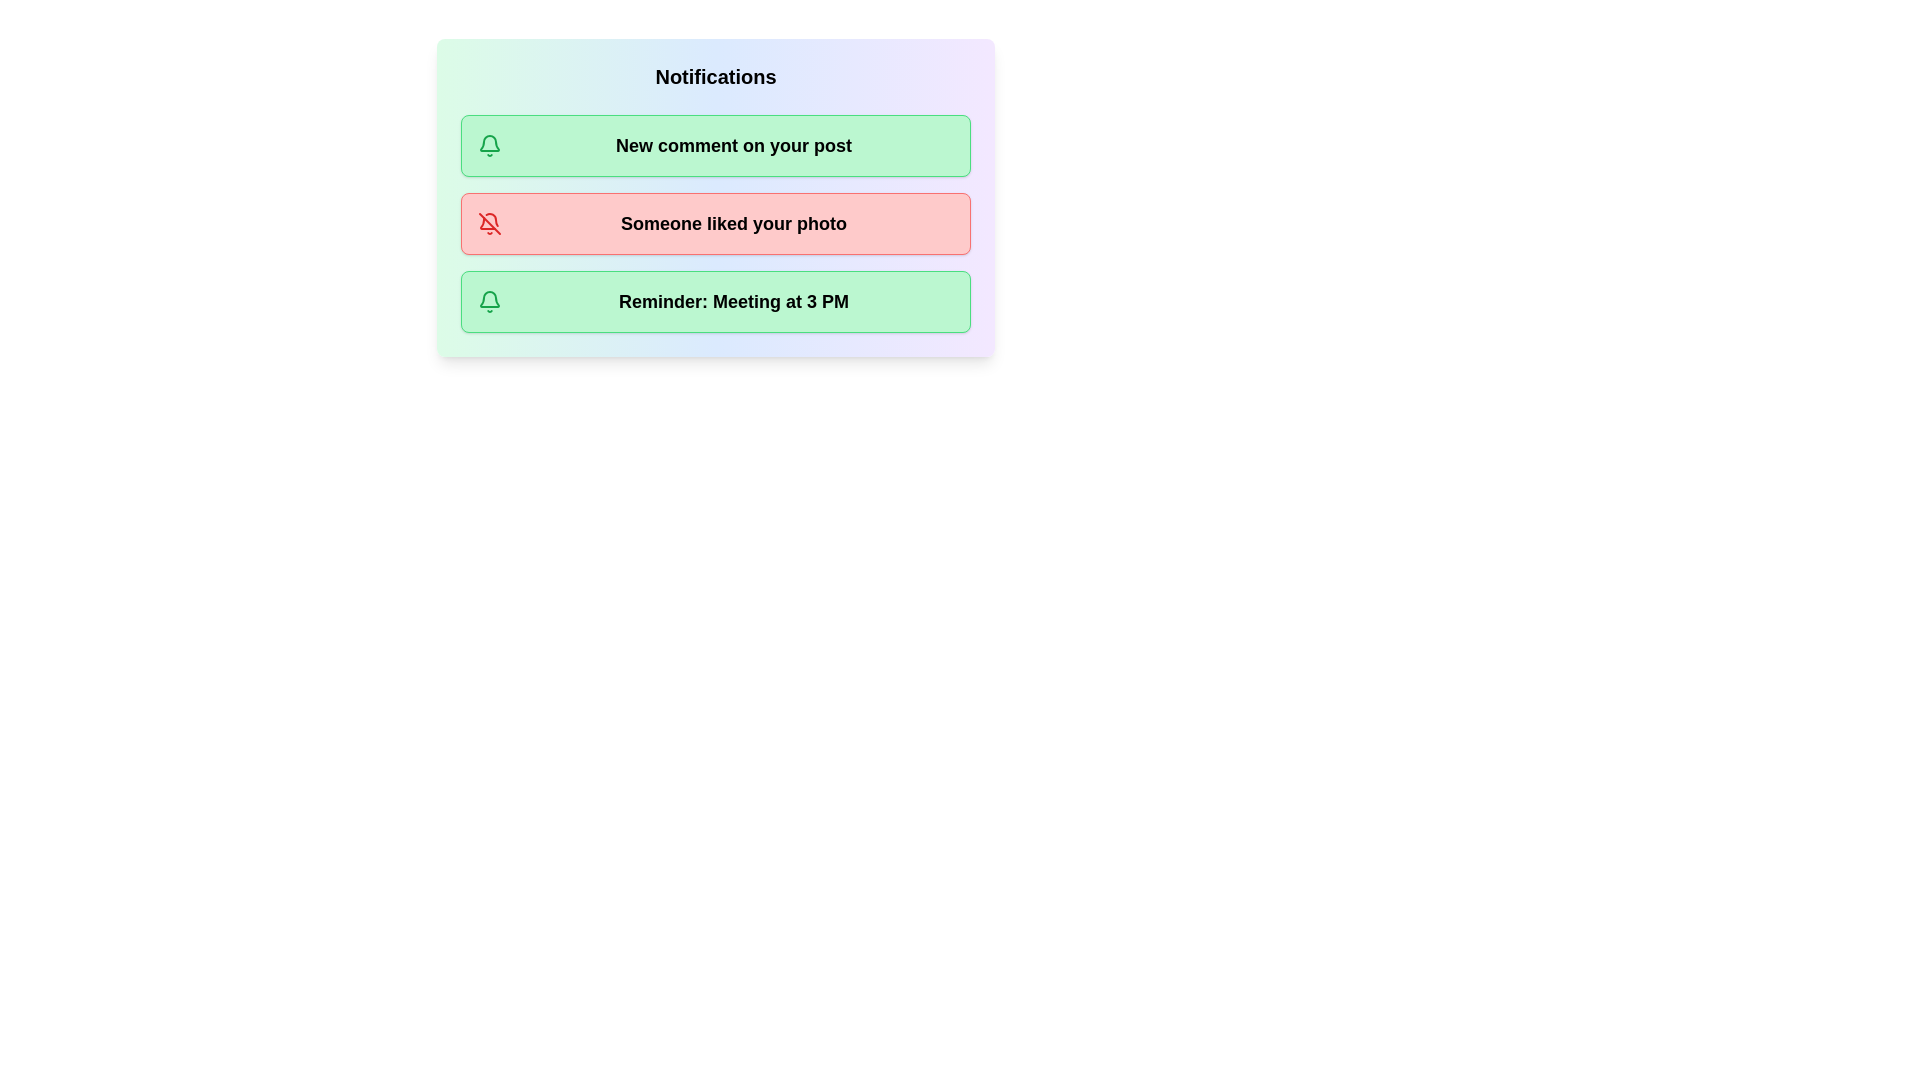 Image resolution: width=1920 pixels, height=1080 pixels. I want to click on the notification chip labeled 'New comment on your post' to observe the hover effect, so click(715, 145).